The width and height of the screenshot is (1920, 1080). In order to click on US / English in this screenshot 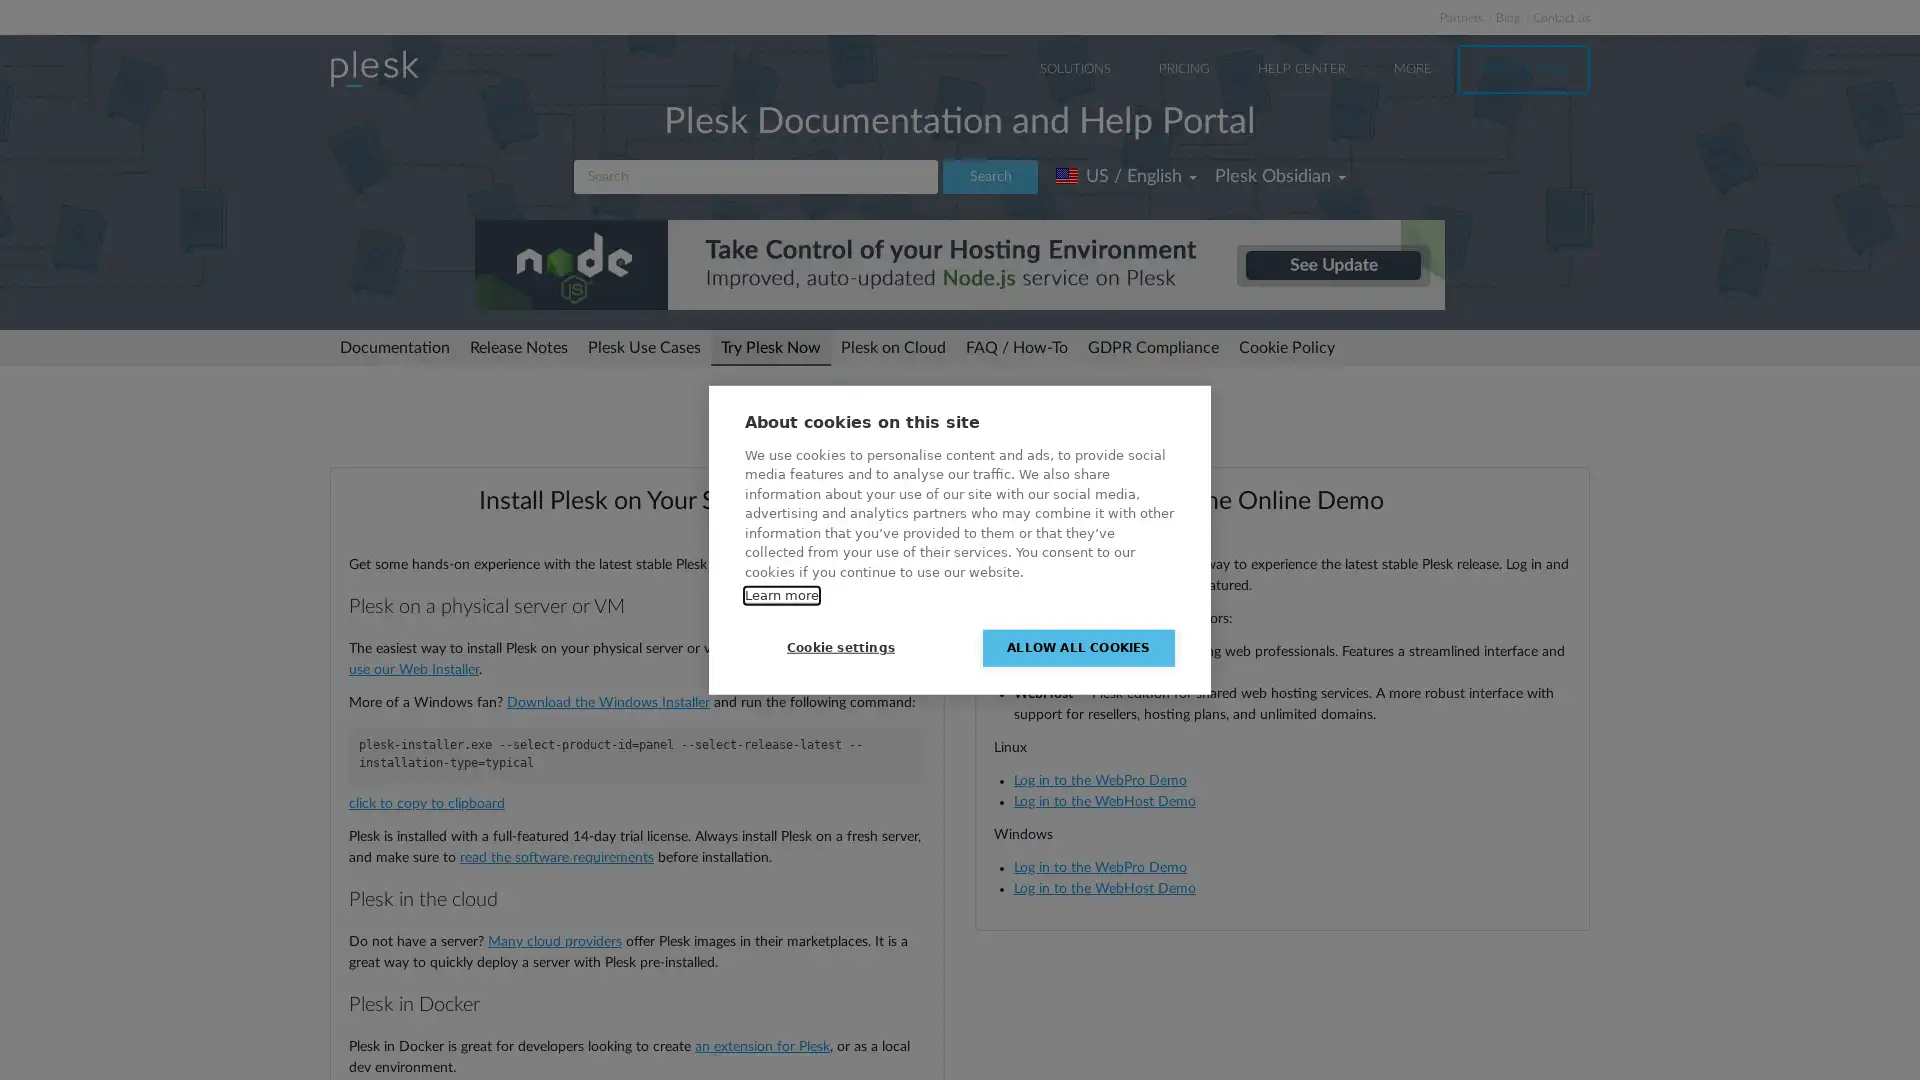, I will do `click(1126, 176)`.